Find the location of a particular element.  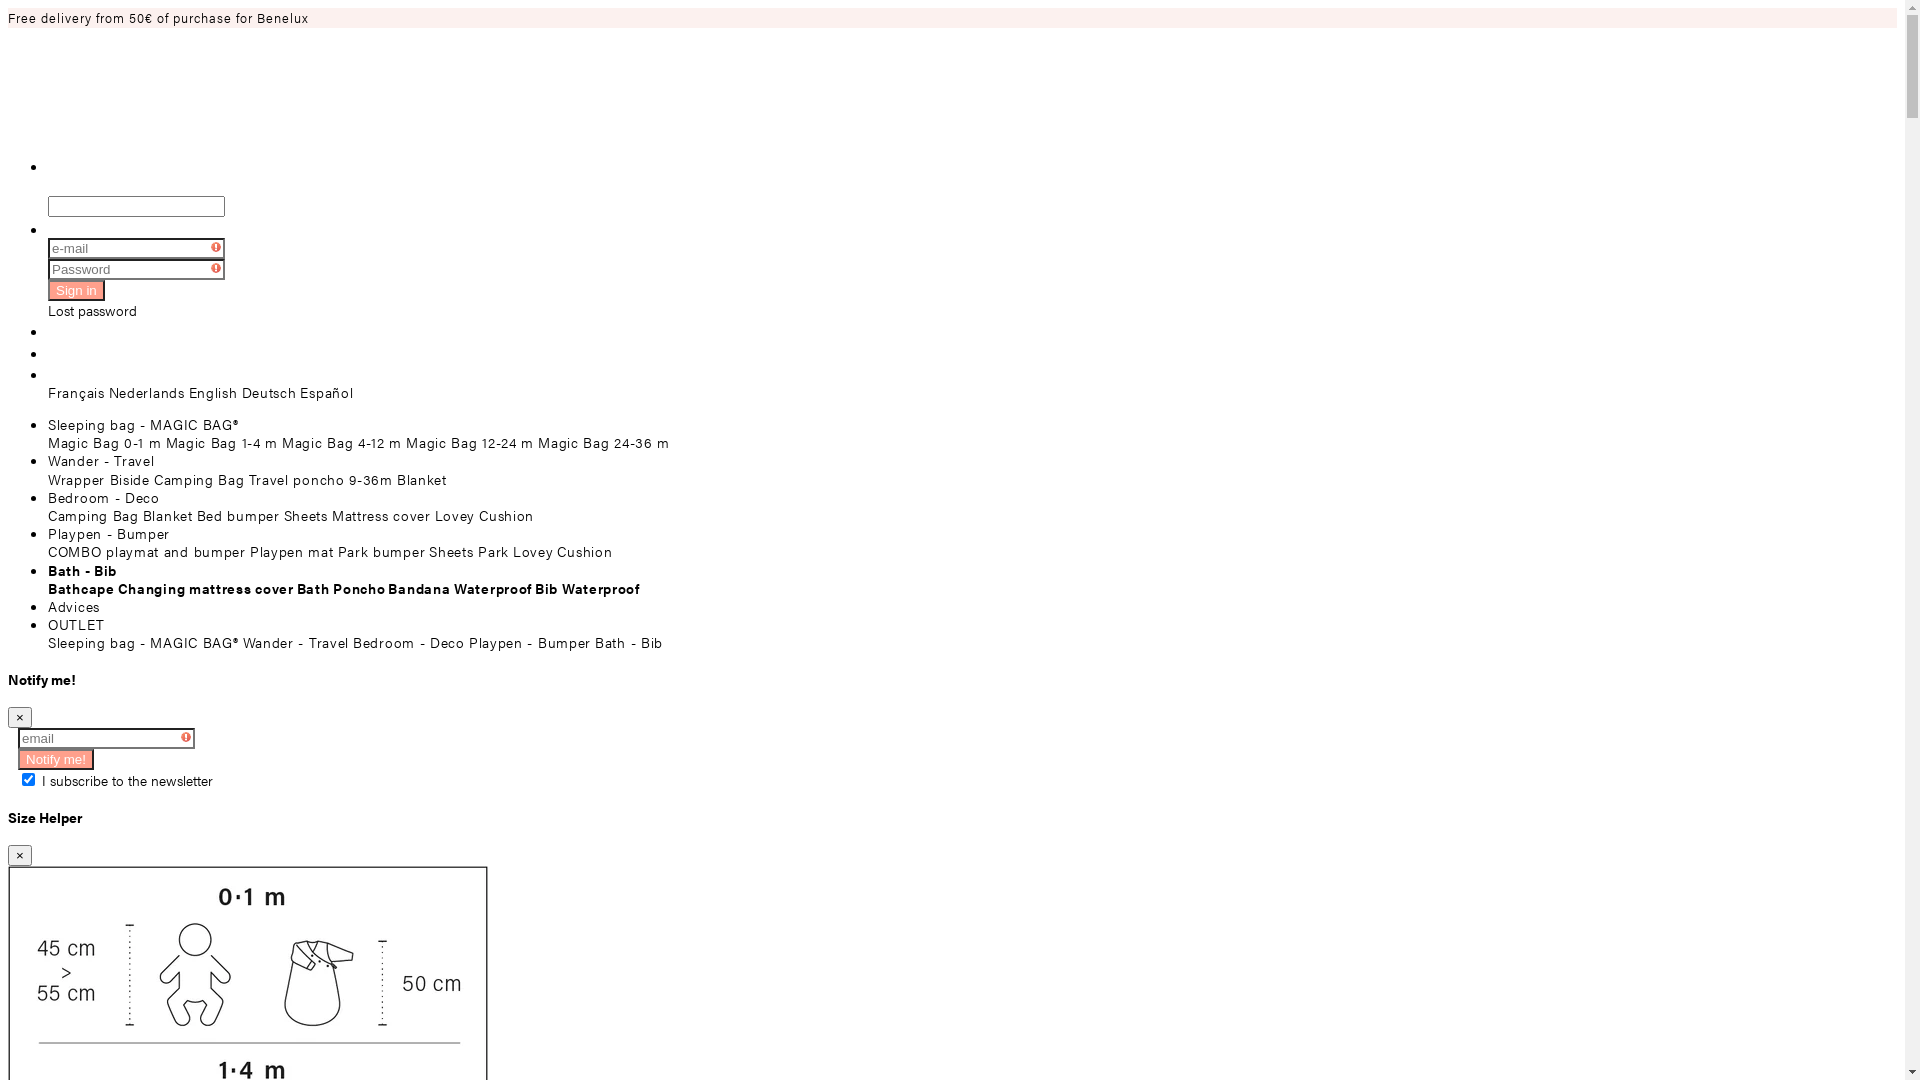

'Sign in' is located at coordinates (76, 290).